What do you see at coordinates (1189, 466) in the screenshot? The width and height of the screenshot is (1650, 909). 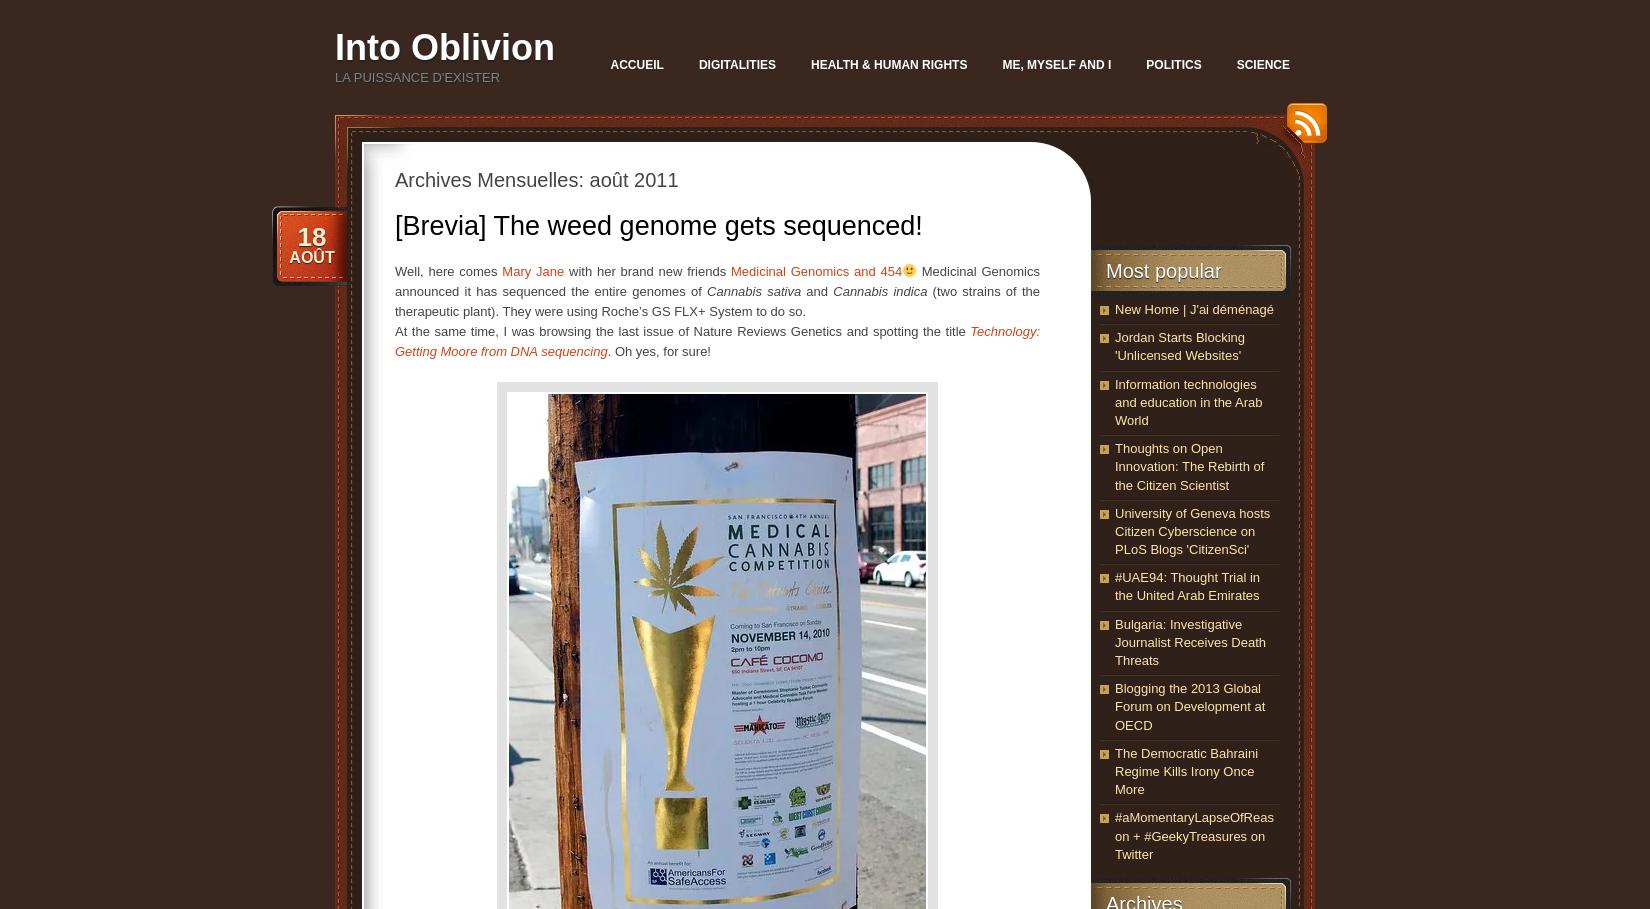 I see `'Thoughts on Open Innovation: The Rebirth of the Citizen Scientist'` at bounding box center [1189, 466].